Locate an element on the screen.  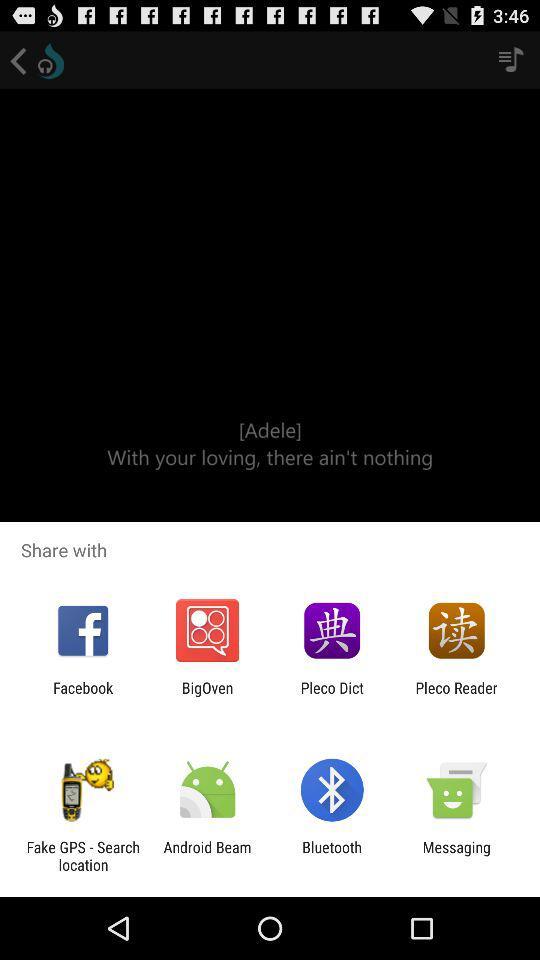
the pleco dict is located at coordinates (332, 696).